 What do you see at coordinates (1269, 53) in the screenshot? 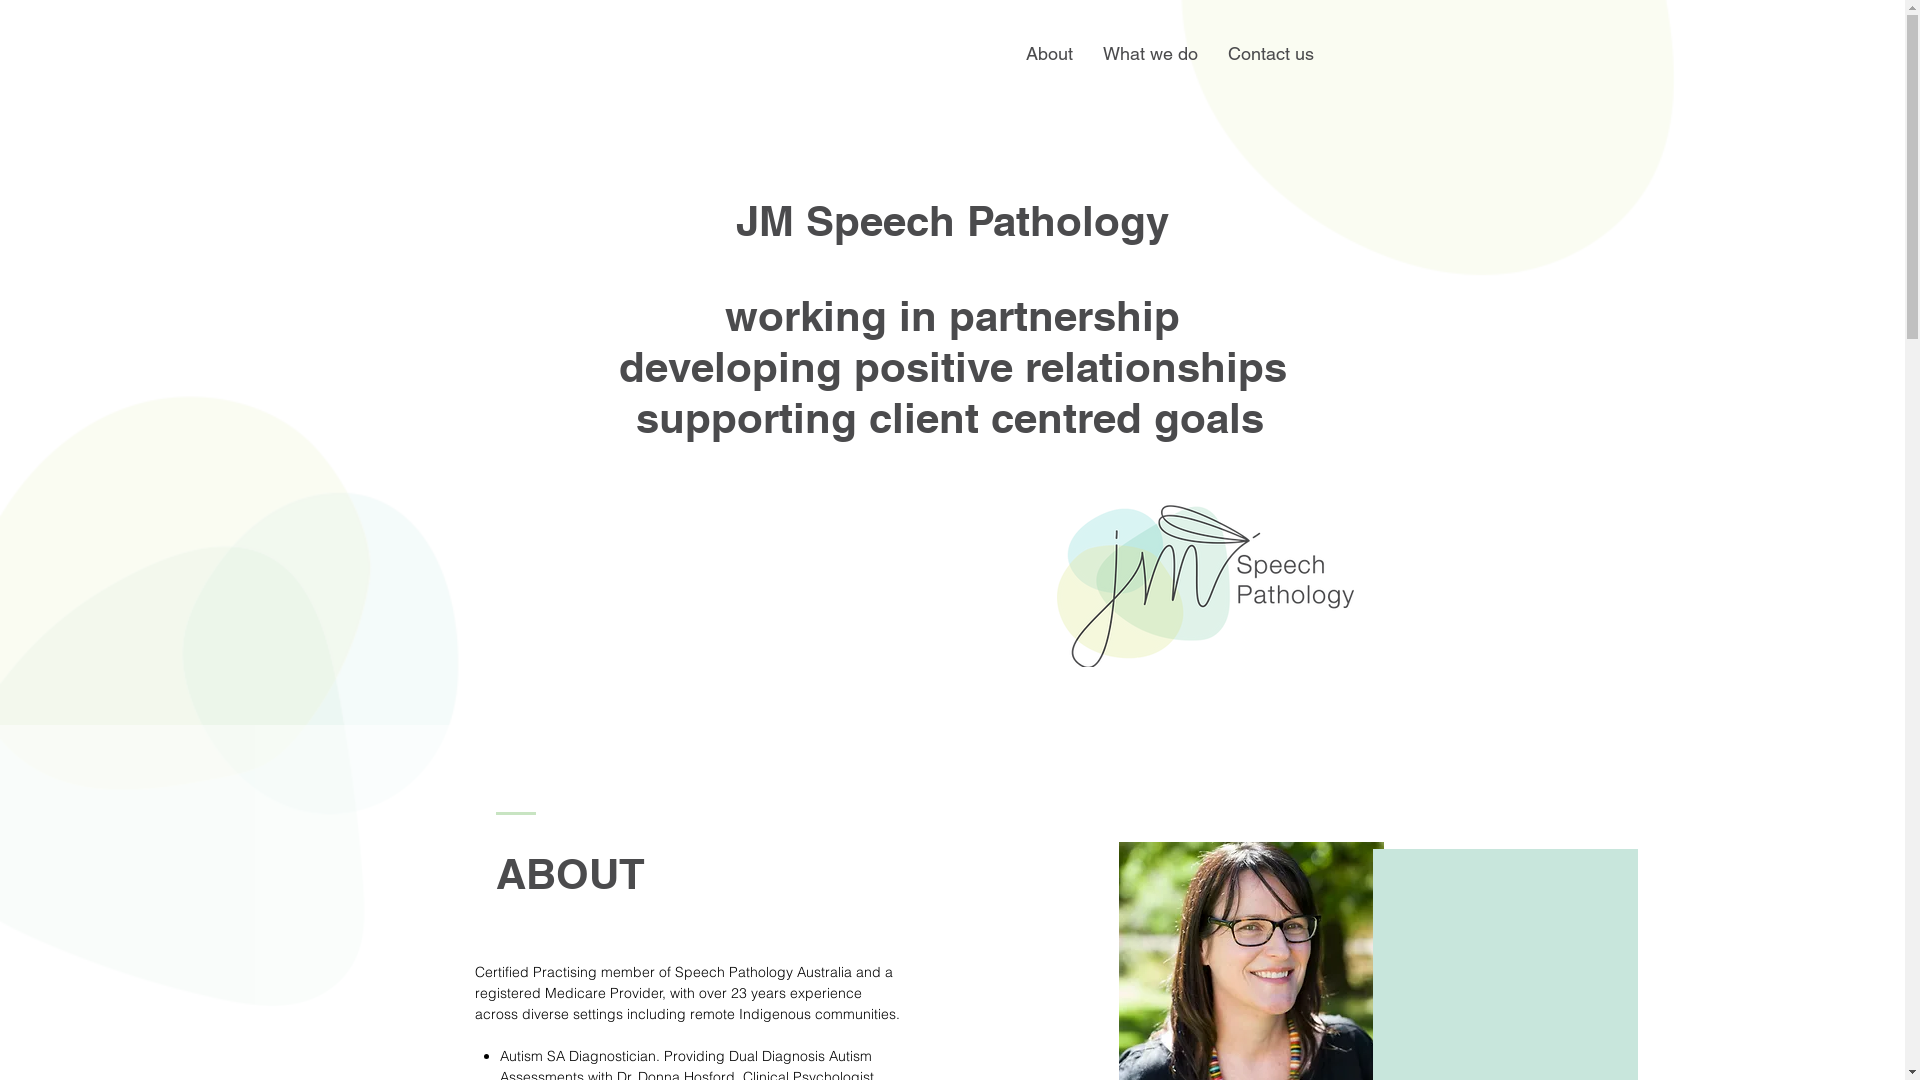
I see `'Contact us'` at bounding box center [1269, 53].